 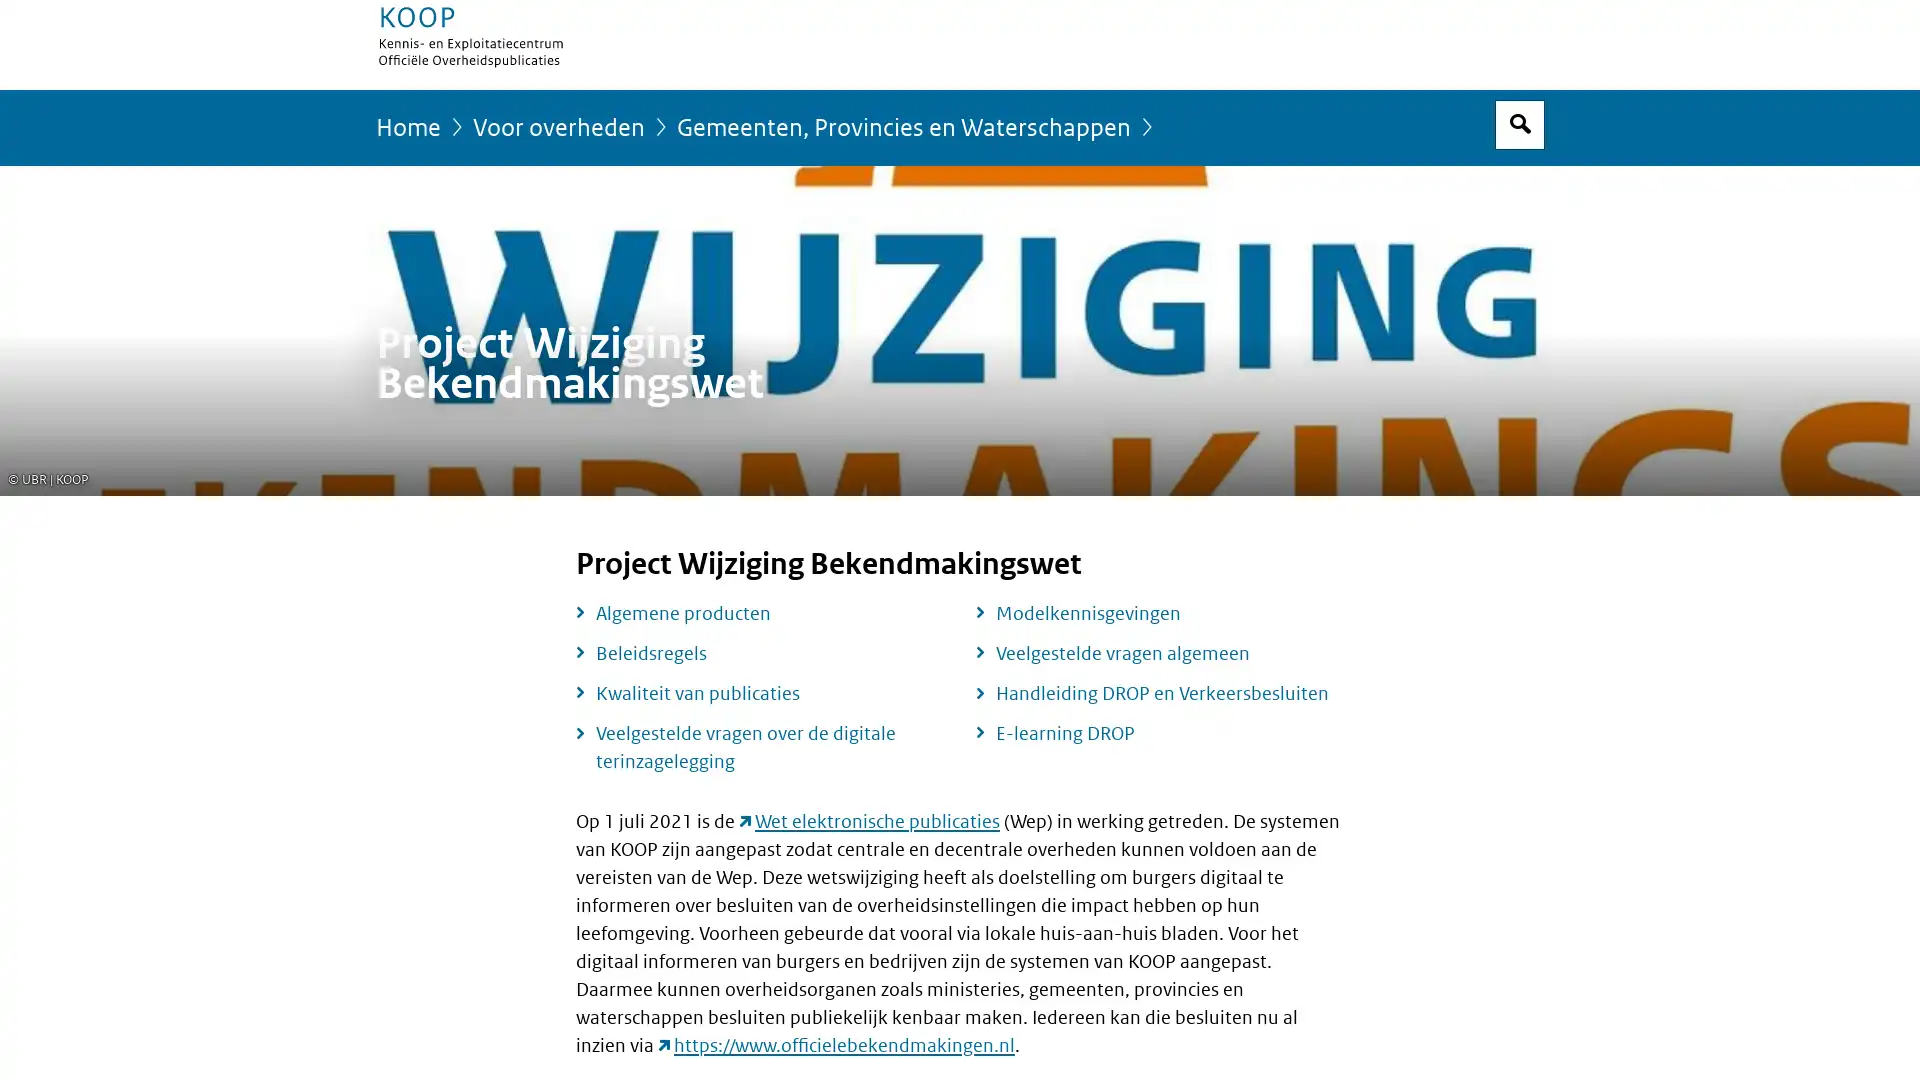 I want to click on Open zoekveld, so click(x=1520, y=124).